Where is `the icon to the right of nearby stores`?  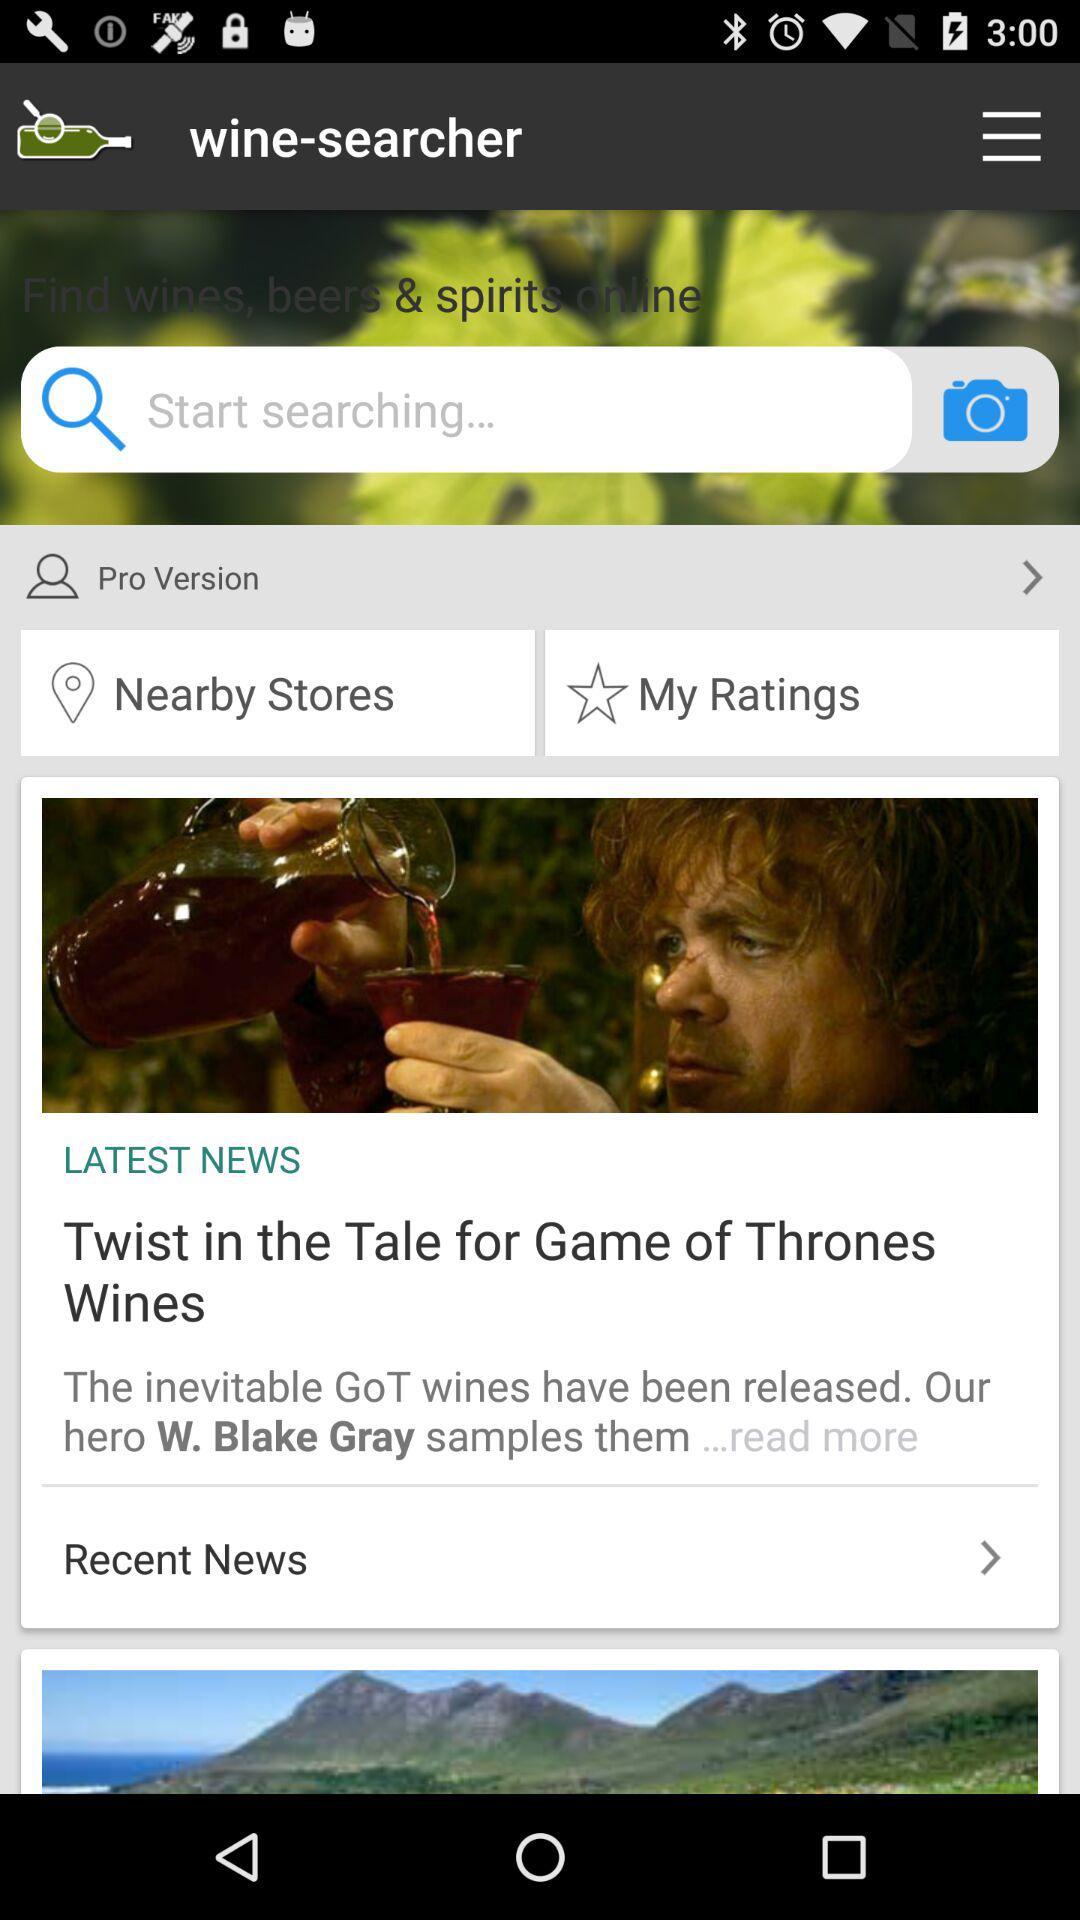 the icon to the right of nearby stores is located at coordinates (801, 692).